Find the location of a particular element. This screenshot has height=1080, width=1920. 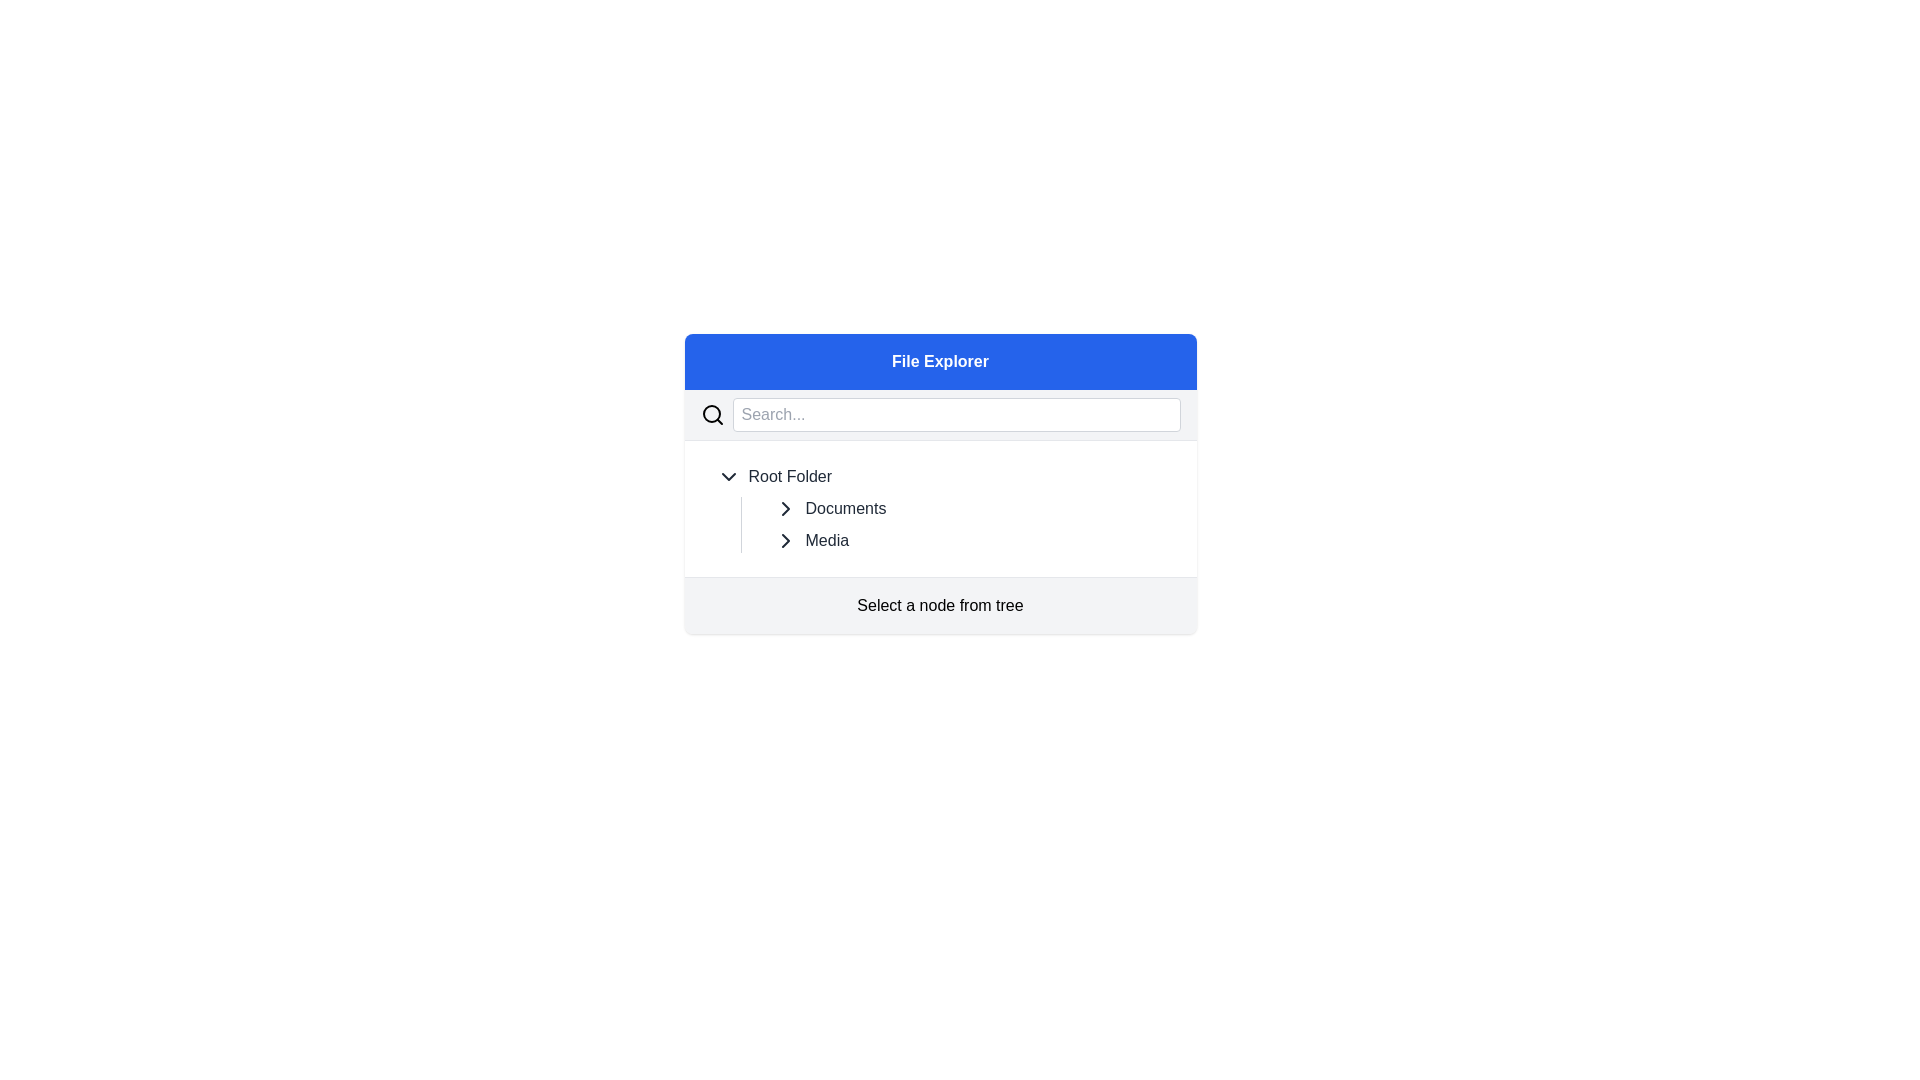

the search icon located at the far-left side of the search bar, which indicates the input field's purpose is located at coordinates (712, 414).